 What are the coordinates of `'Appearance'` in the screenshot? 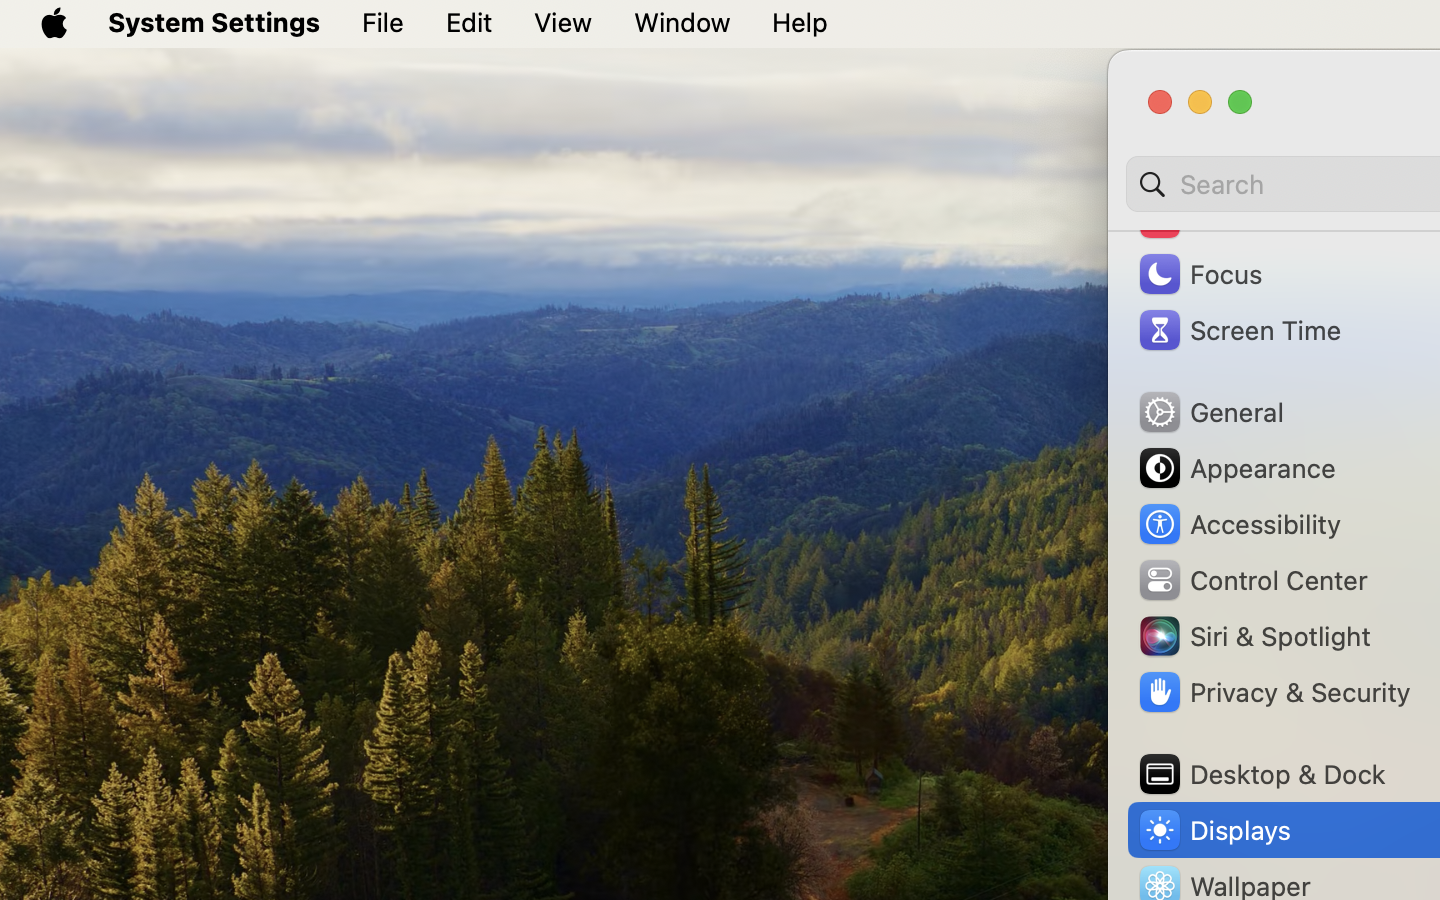 It's located at (1234, 467).